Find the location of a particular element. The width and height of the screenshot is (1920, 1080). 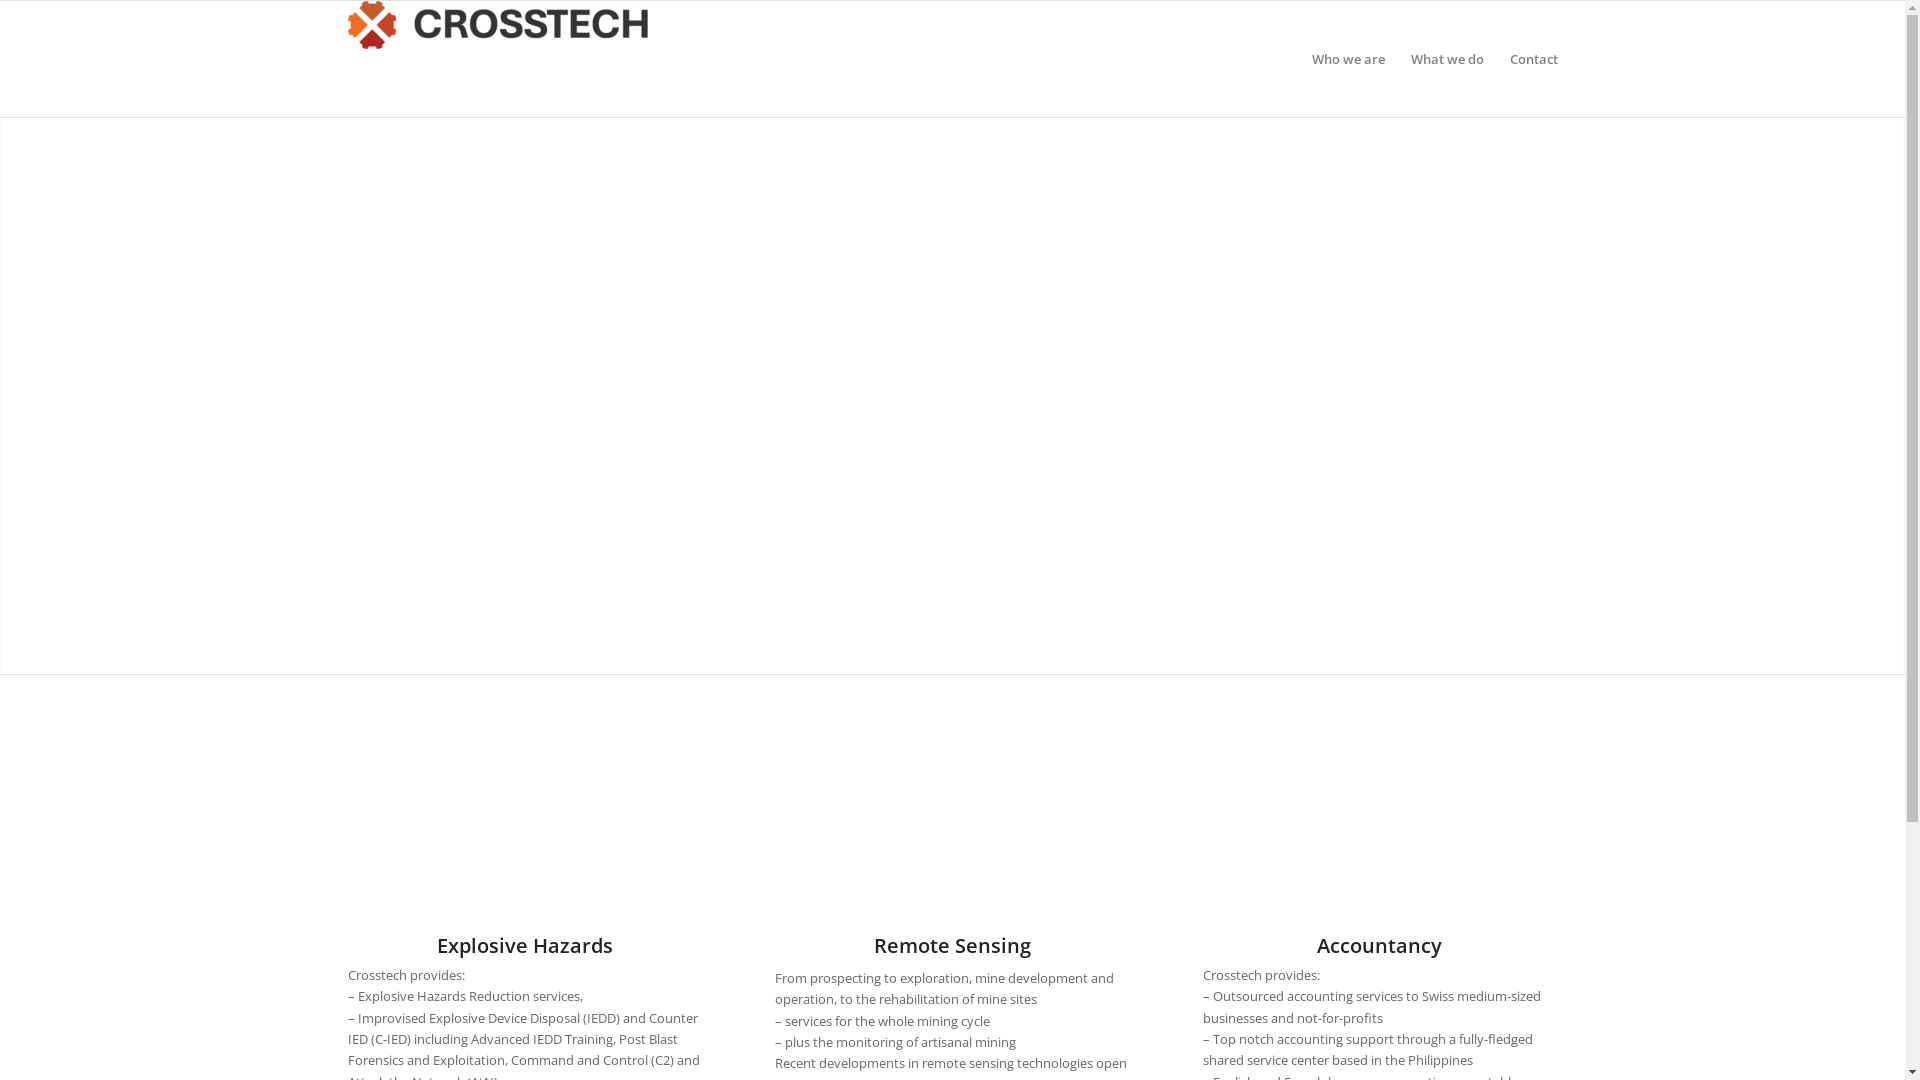

'Contact' is located at coordinates (1525, 57).